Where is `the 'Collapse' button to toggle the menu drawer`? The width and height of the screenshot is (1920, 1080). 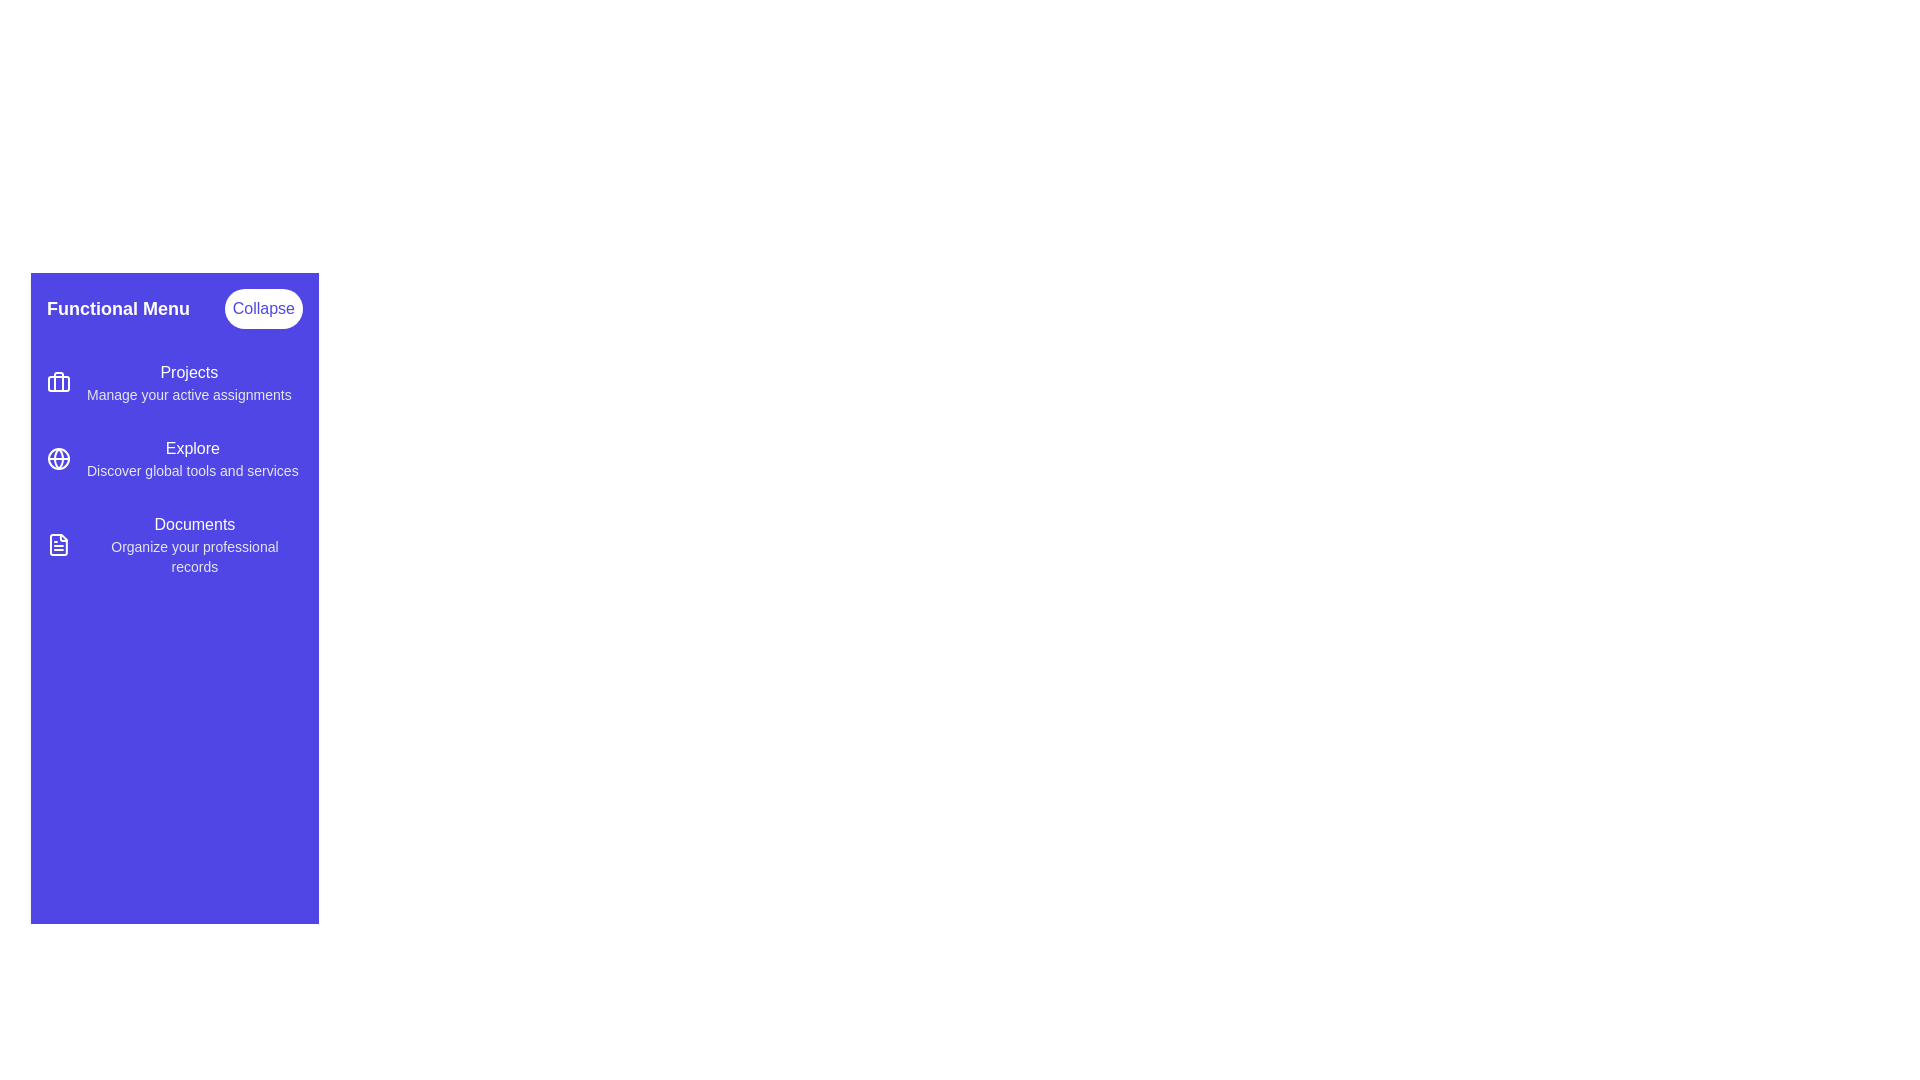 the 'Collapse' button to toggle the menu drawer is located at coordinates (262, 308).